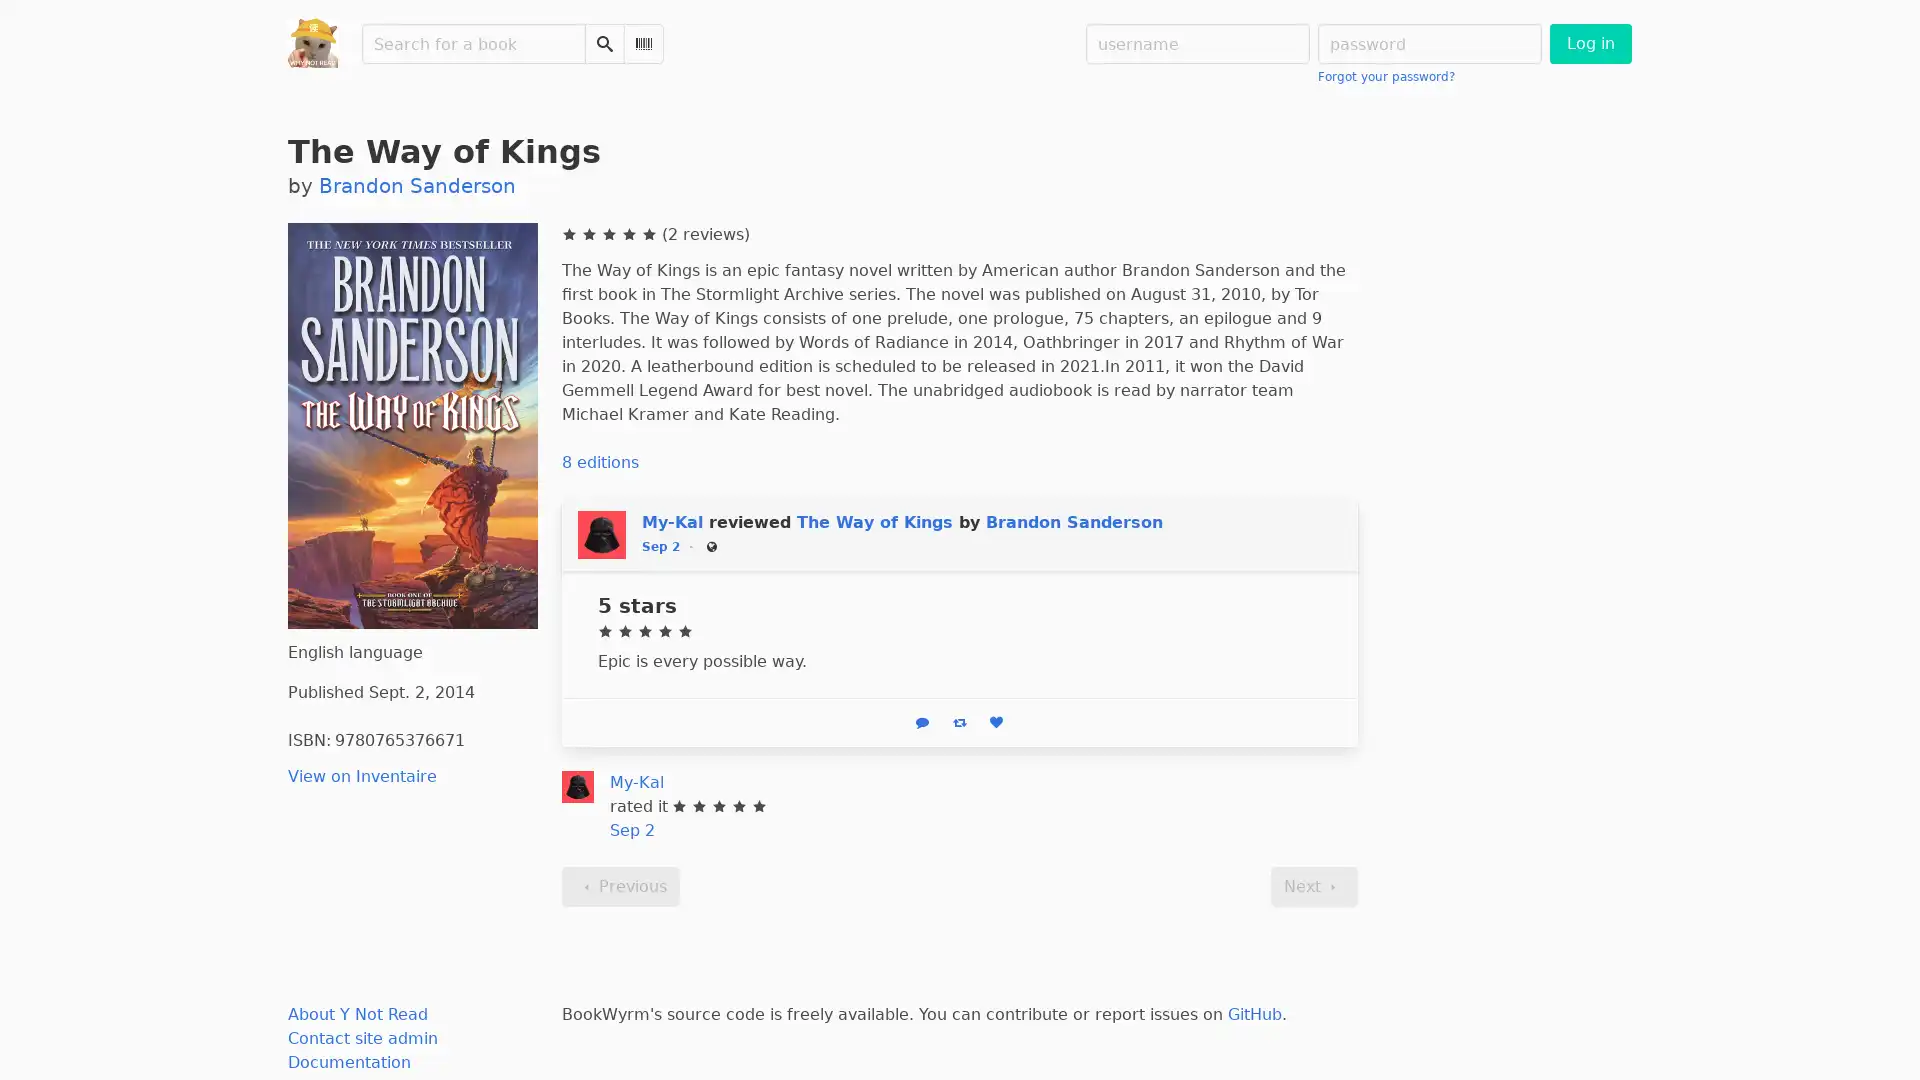 The image size is (1920, 1080). I want to click on Log in, so click(1589, 43).